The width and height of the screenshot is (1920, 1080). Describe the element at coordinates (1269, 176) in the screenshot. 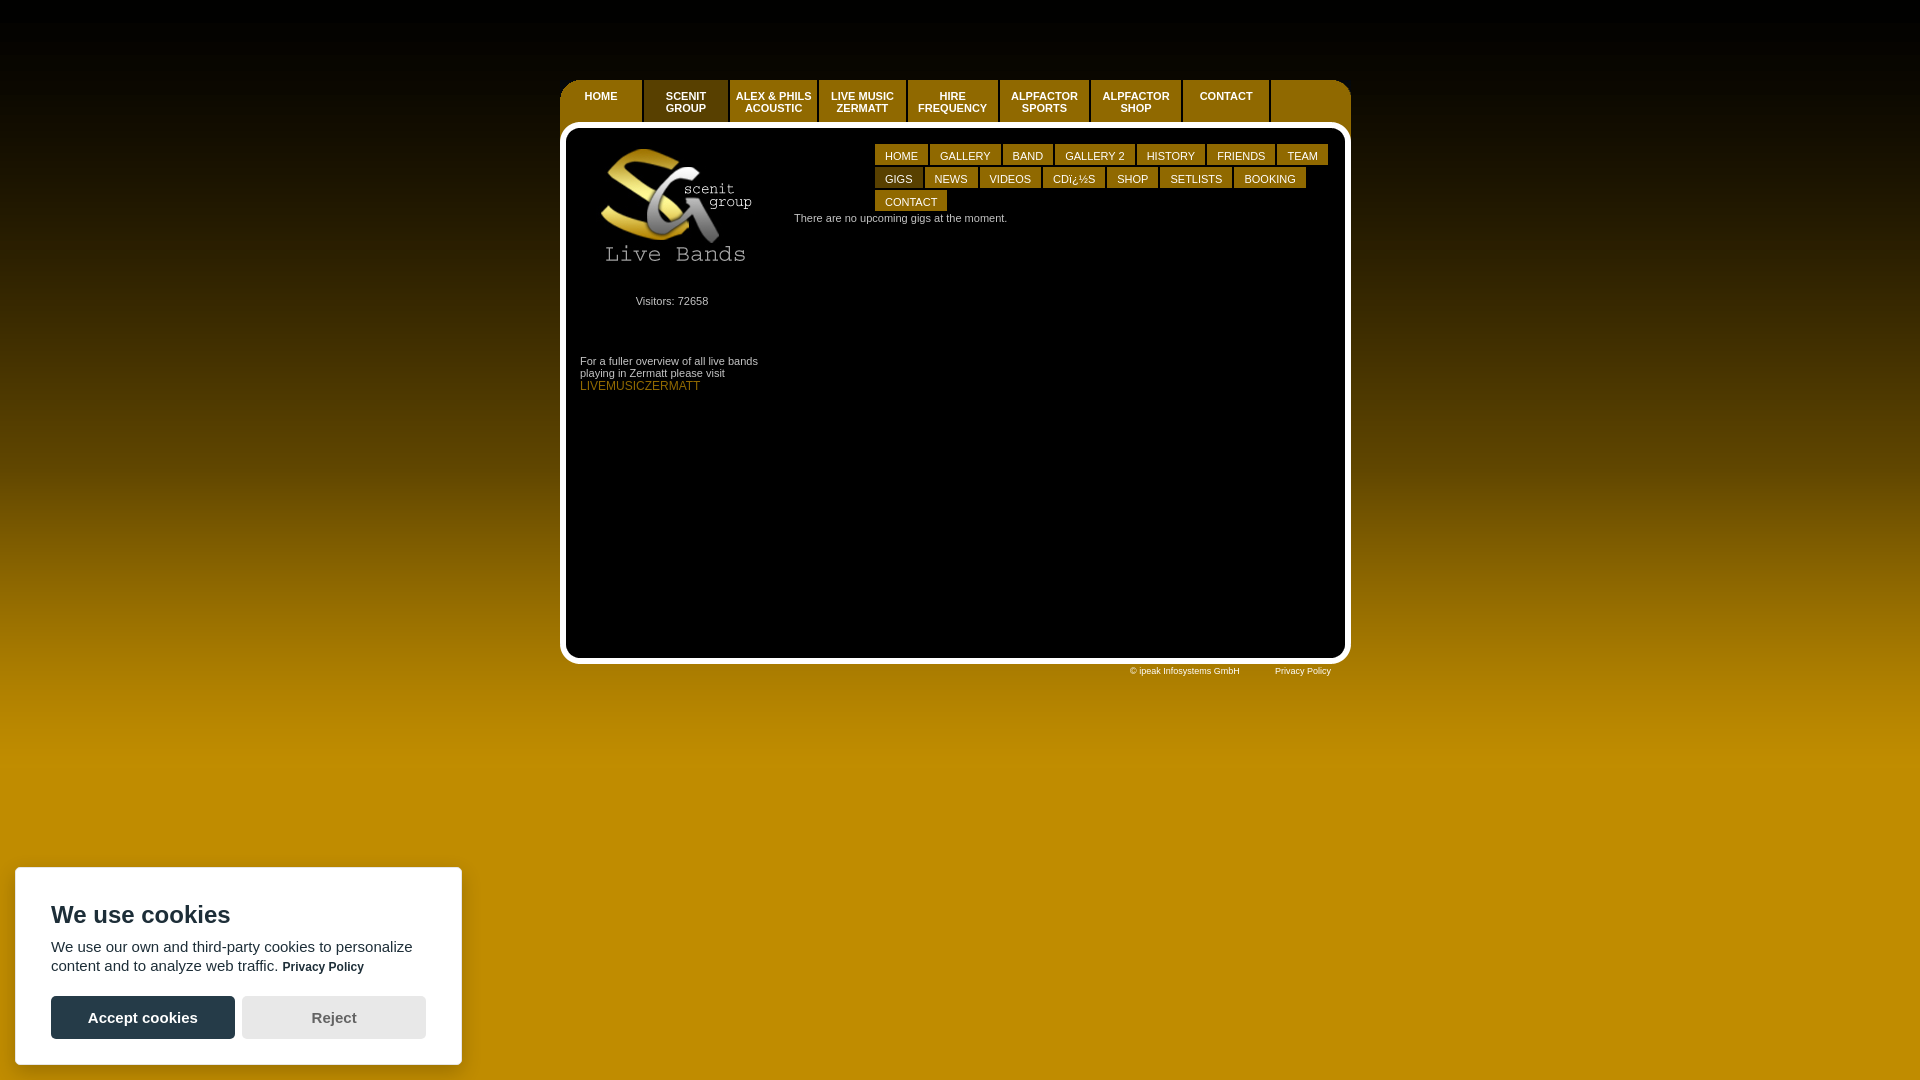

I see `'BOOKING'` at that location.